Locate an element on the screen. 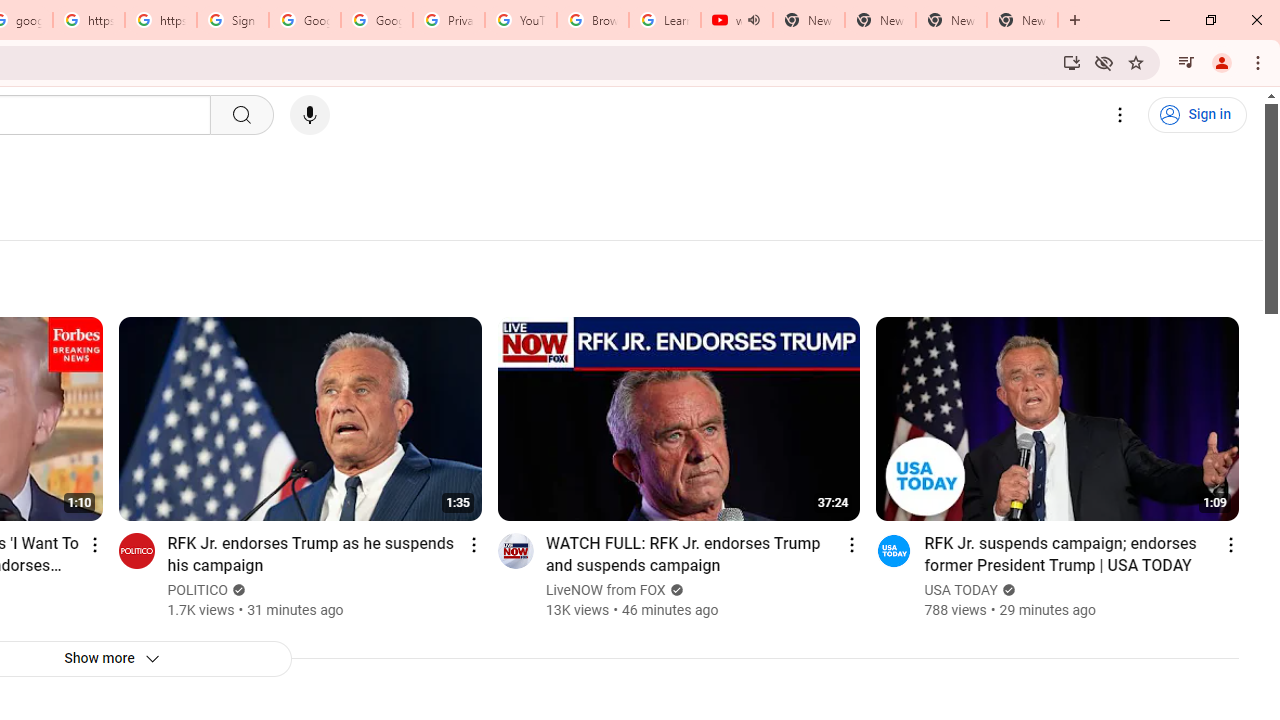  'Install YouTube' is located at coordinates (1071, 61).